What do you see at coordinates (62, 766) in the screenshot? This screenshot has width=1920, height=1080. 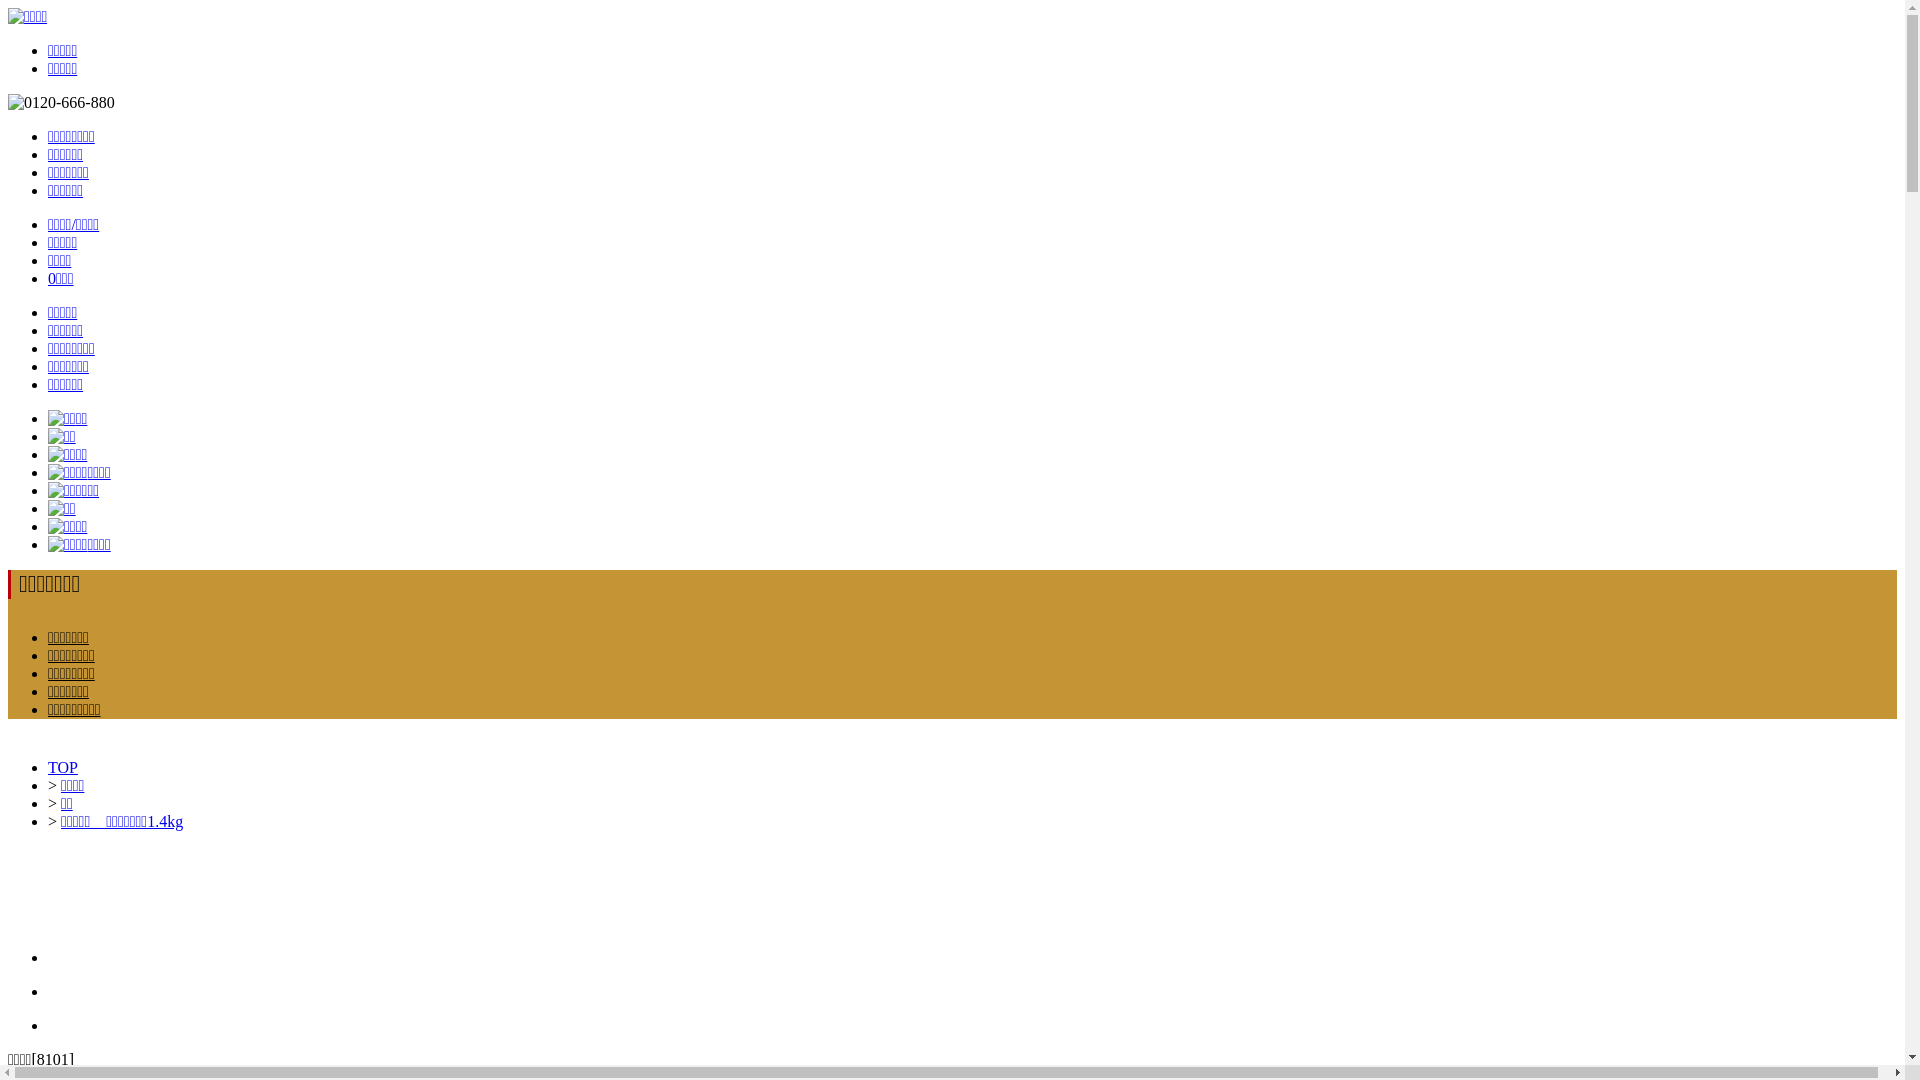 I see `'TOP'` at bounding box center [62, 766].